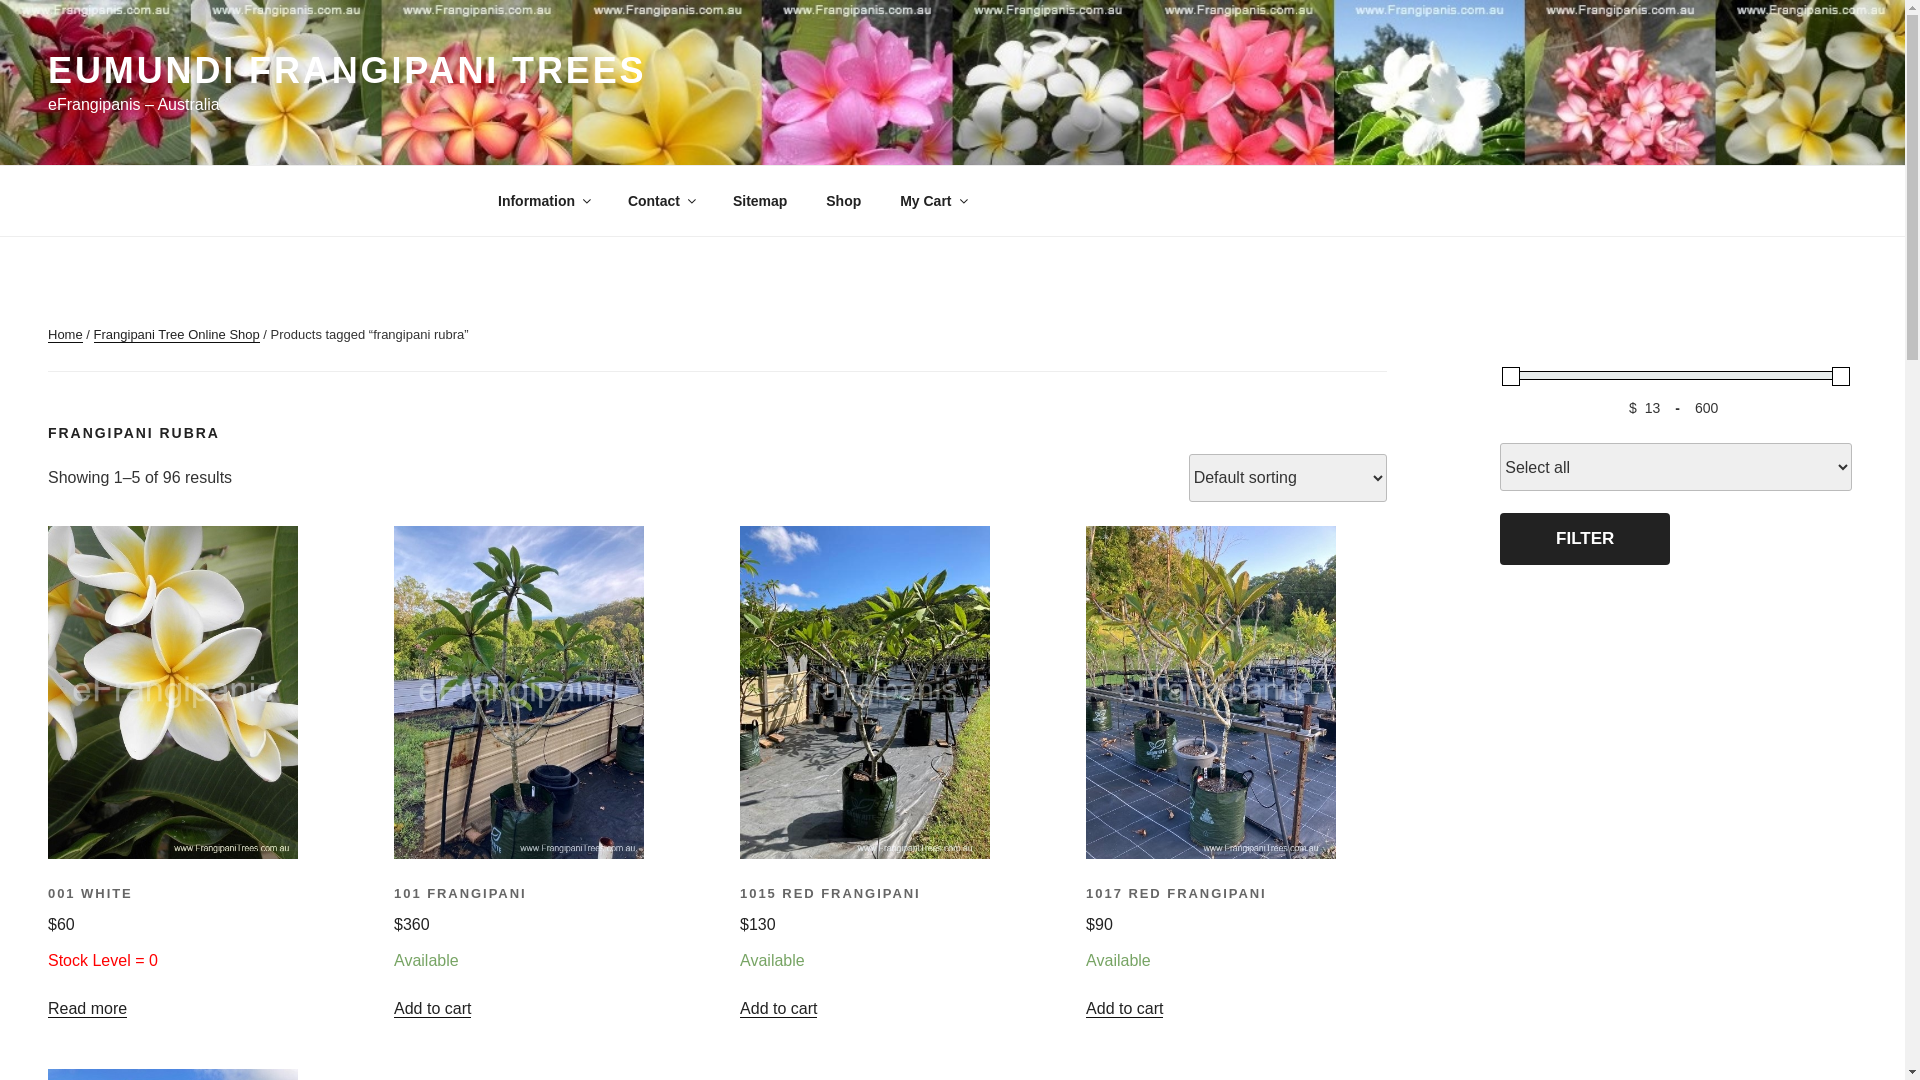 This screenshot has height=1080, width=1920. Describe the element at coordinates (660, 200) in the screenshot. I see `'Contact'` at that location.